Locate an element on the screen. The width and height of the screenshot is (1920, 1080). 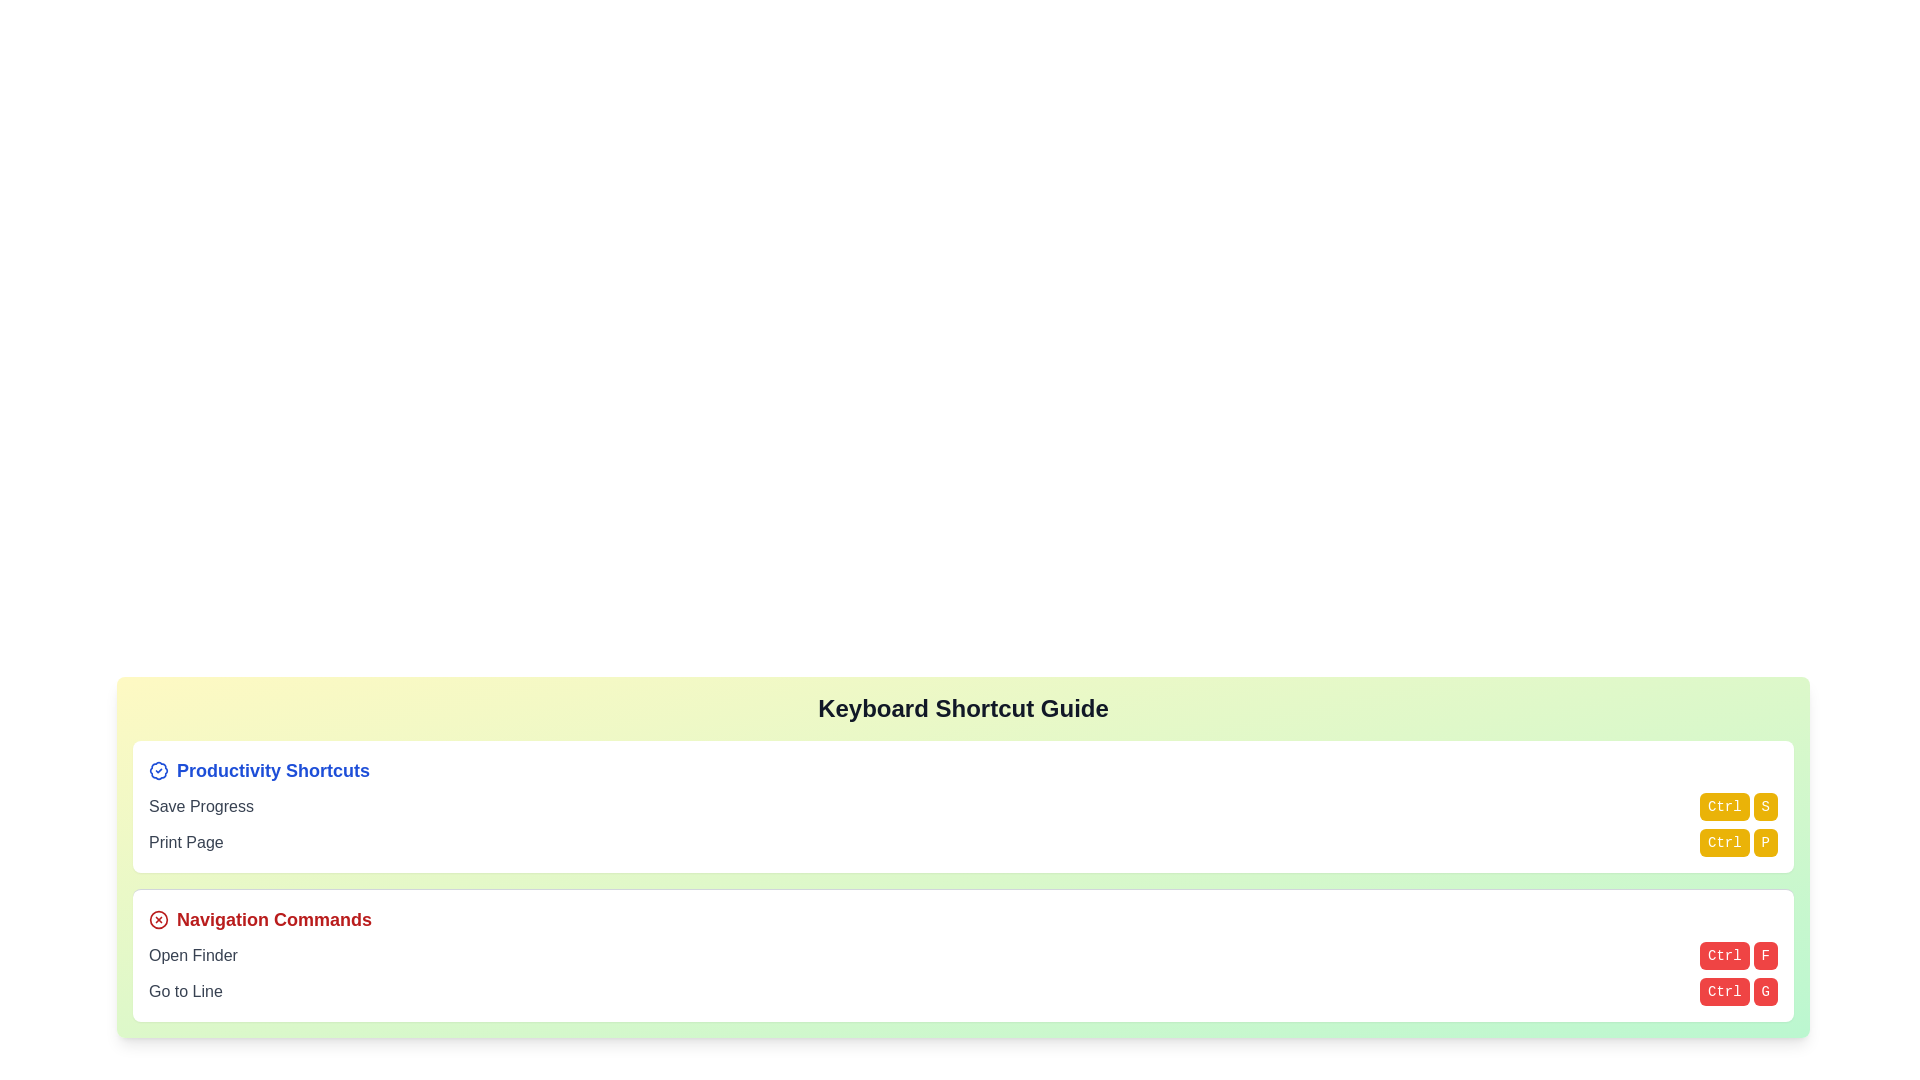
the Text Label in the 'Productivity Shortcuts' section that identifies the associated shortcut action for saving progress, positioned above 'Print Page' is located at coordinates (201, 805).